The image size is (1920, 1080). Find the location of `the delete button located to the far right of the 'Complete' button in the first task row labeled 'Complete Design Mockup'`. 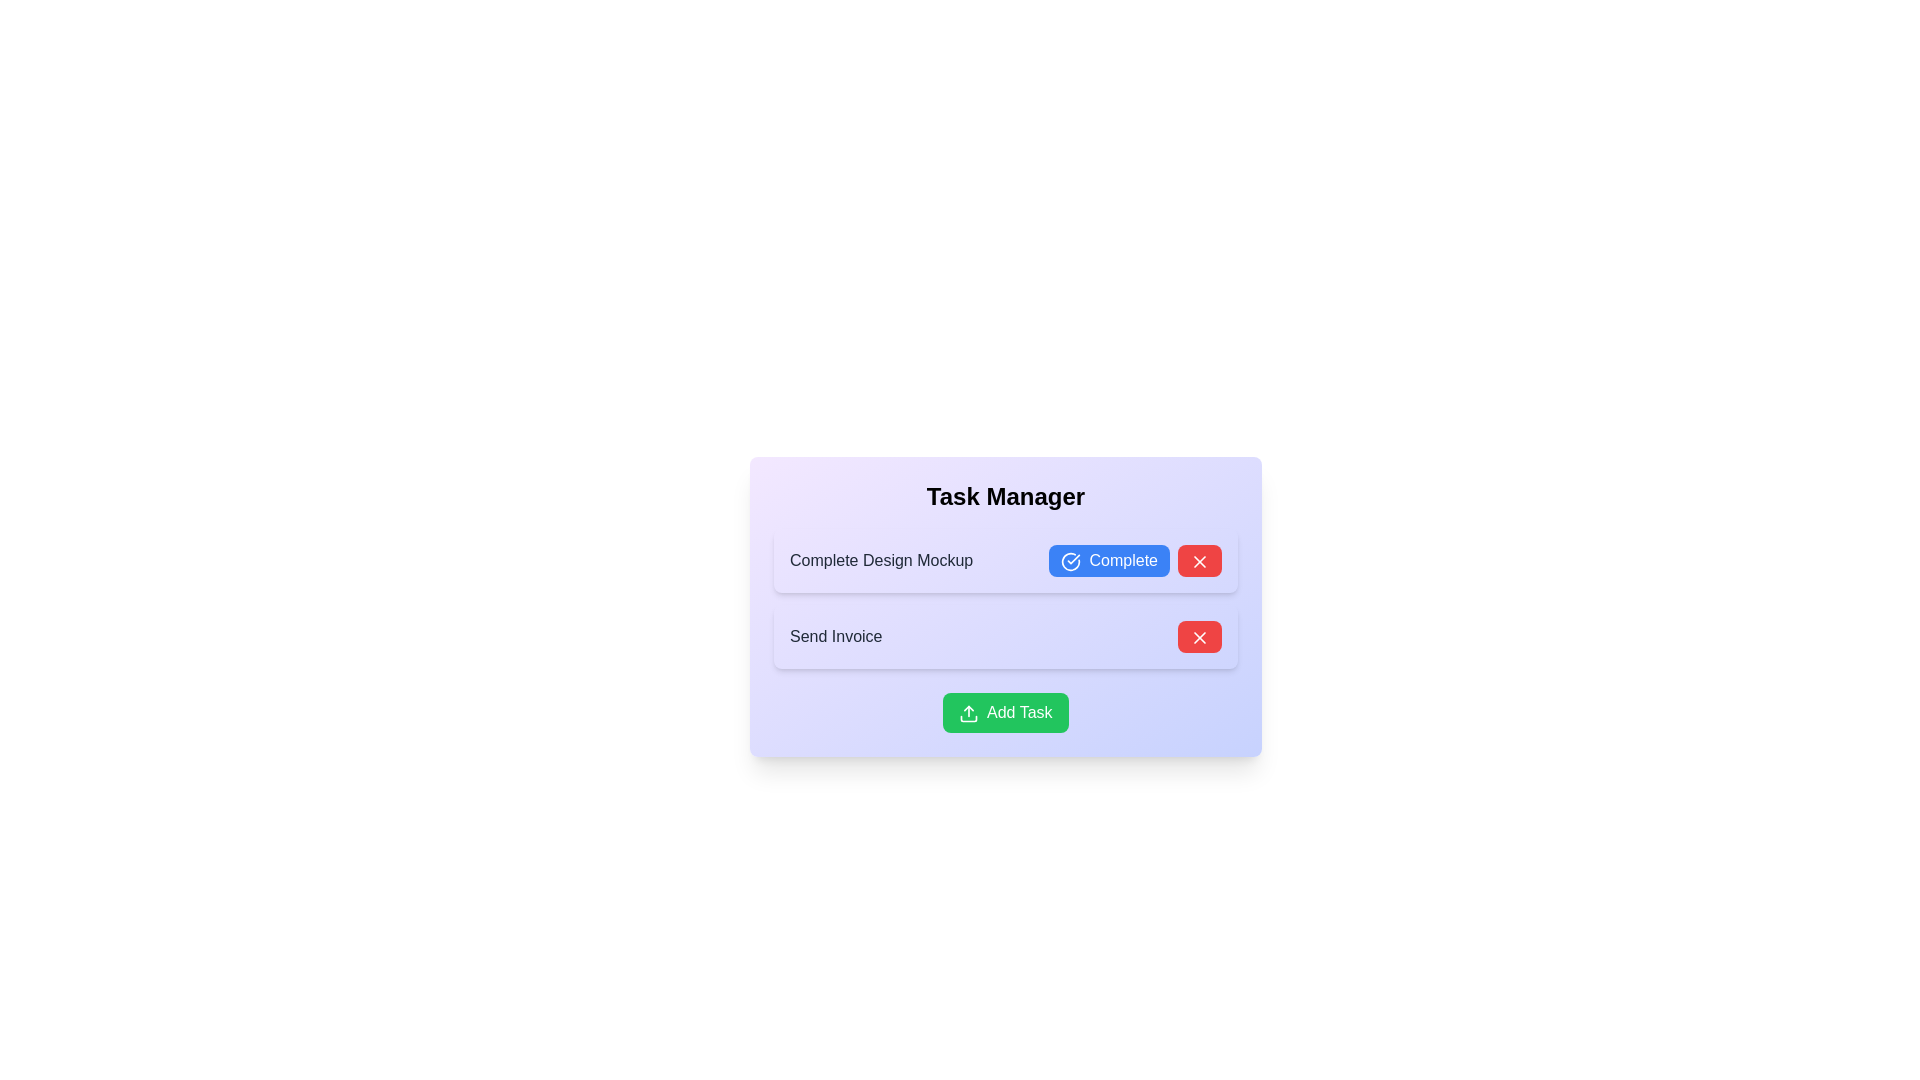

the delete button located to the far right of the 'Complete' button in the first task row labeled 'Complete Design Mockup' is located at coordinates (1200, 560).